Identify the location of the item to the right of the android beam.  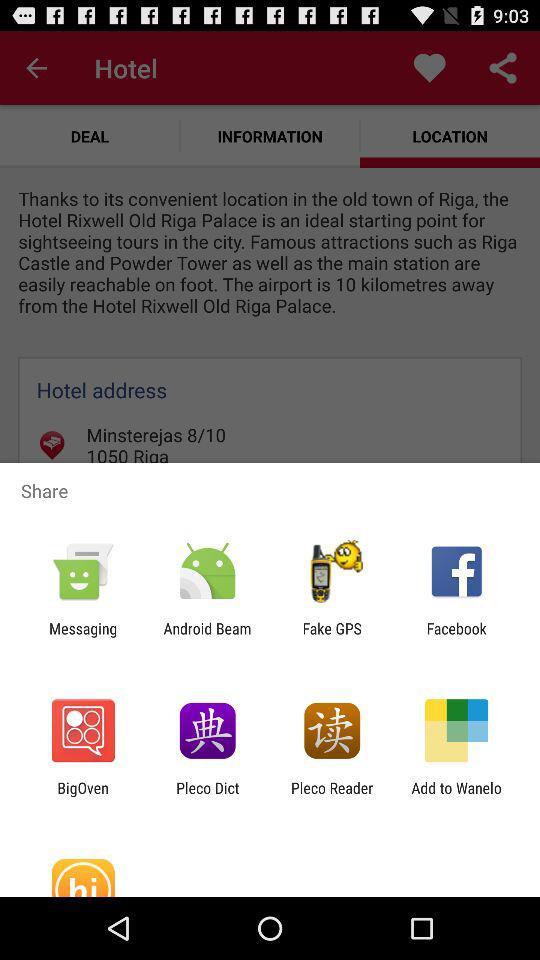
(332, 636).